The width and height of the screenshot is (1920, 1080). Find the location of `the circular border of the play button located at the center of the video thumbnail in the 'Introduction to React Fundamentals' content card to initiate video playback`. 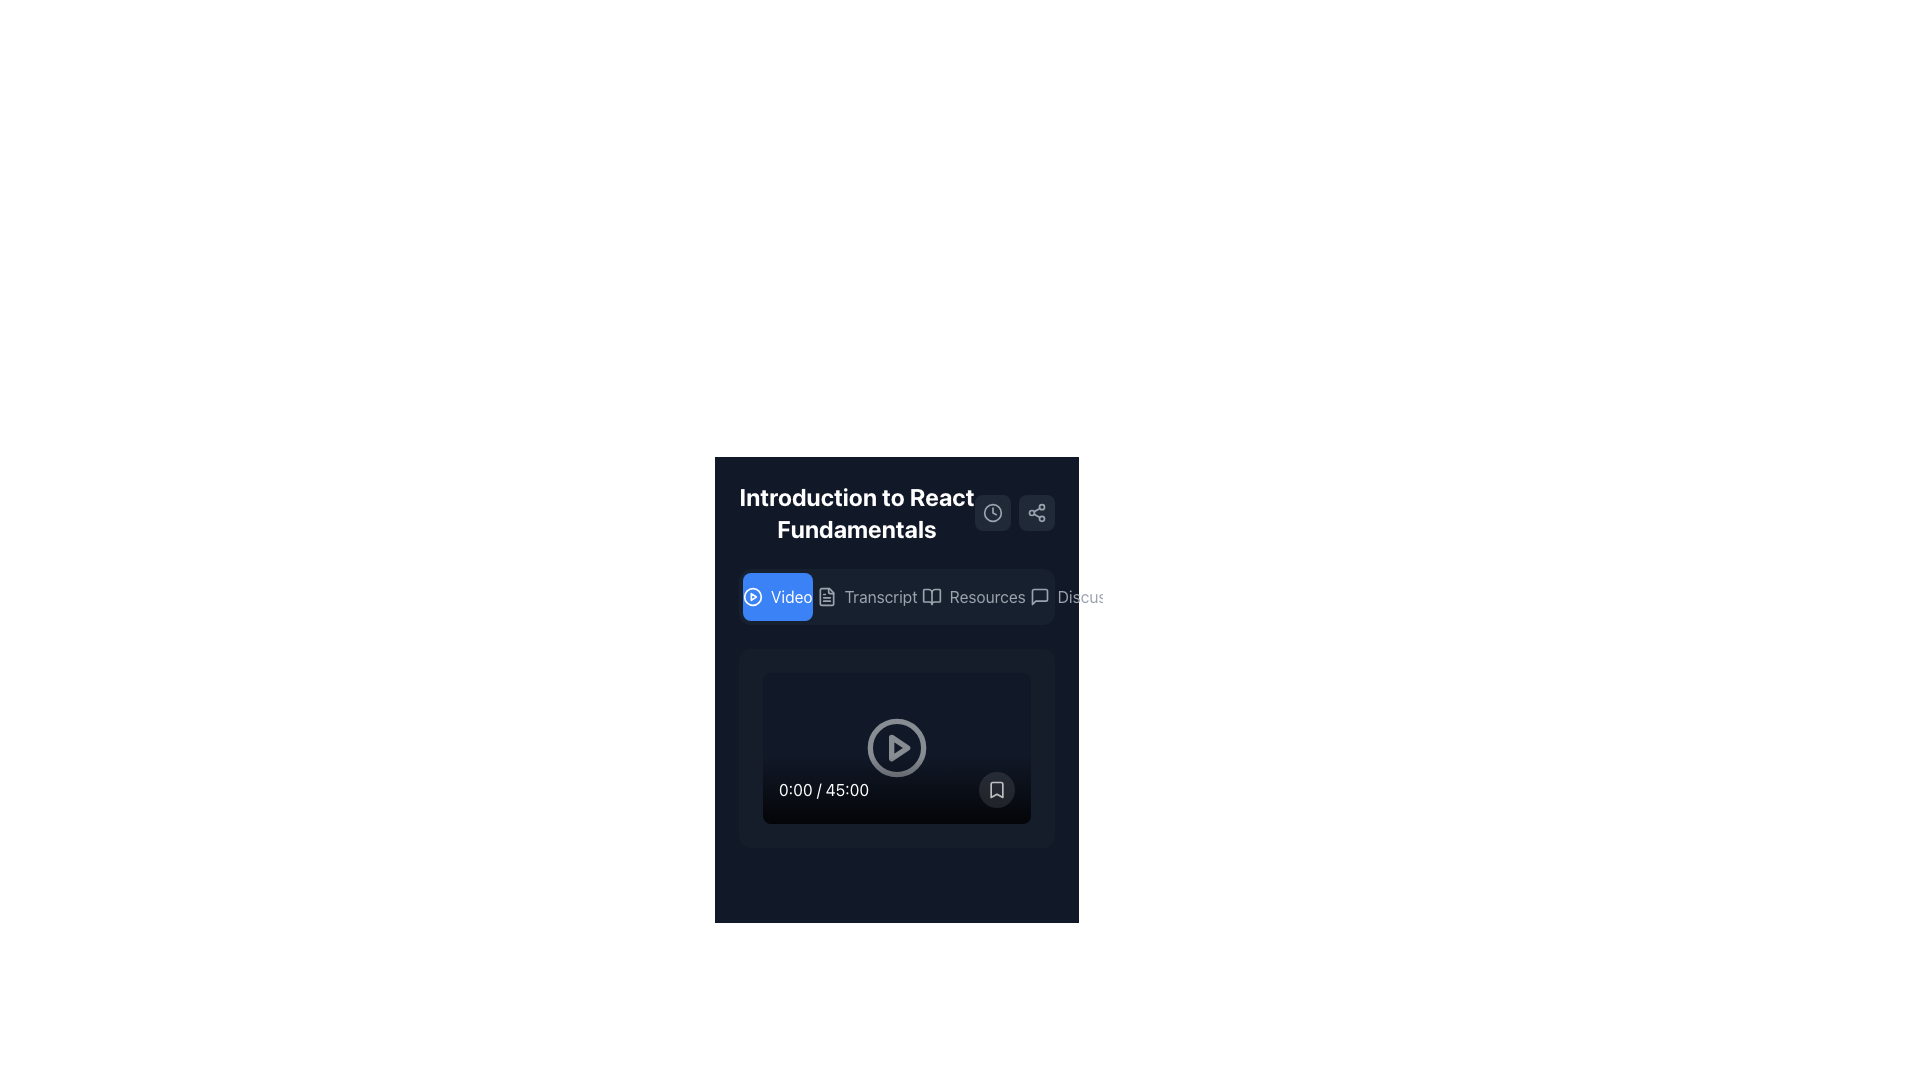

the circular border of the play button located at the center of the video thumbnail in the 'Introduction to React Fundamentals' content card to initiate video playback is located at coordinates (896, 748).